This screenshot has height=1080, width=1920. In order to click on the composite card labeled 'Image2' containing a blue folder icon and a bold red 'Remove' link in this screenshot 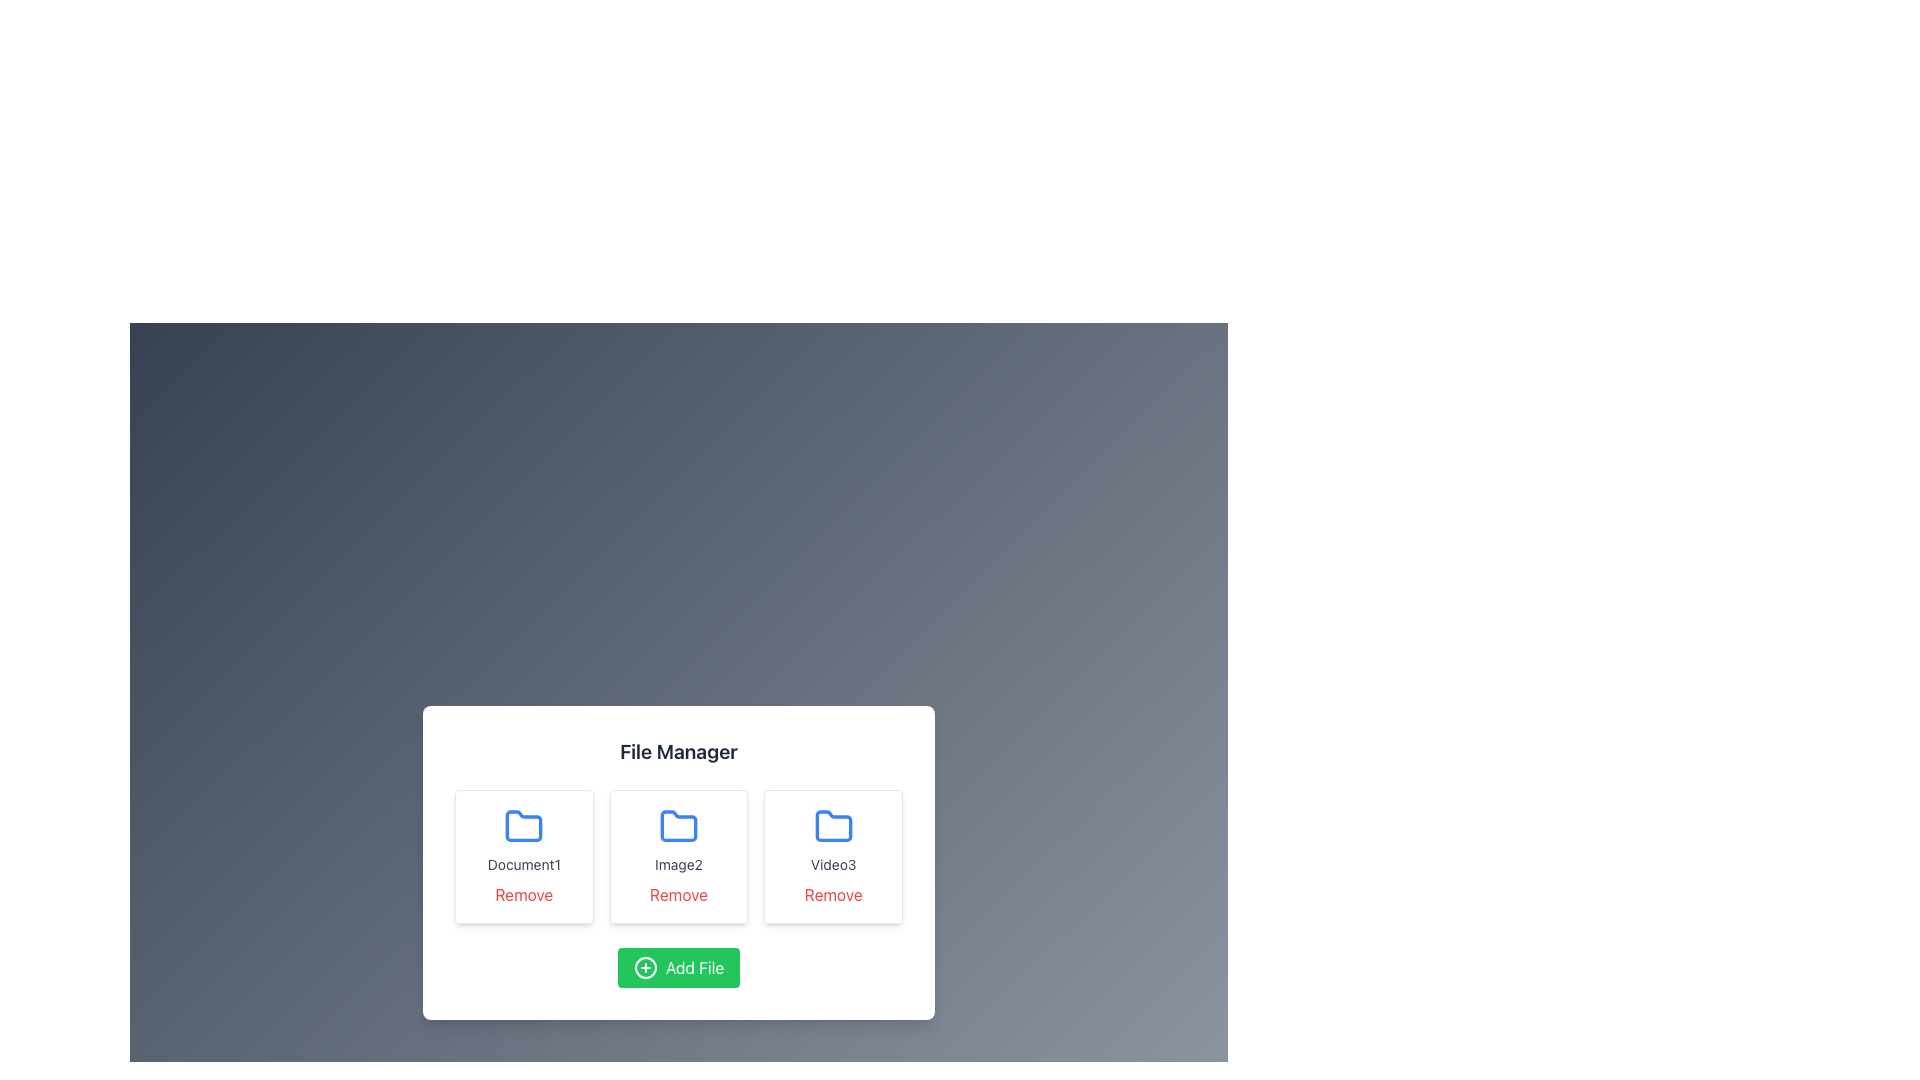, I will do `click(678, 855)`.